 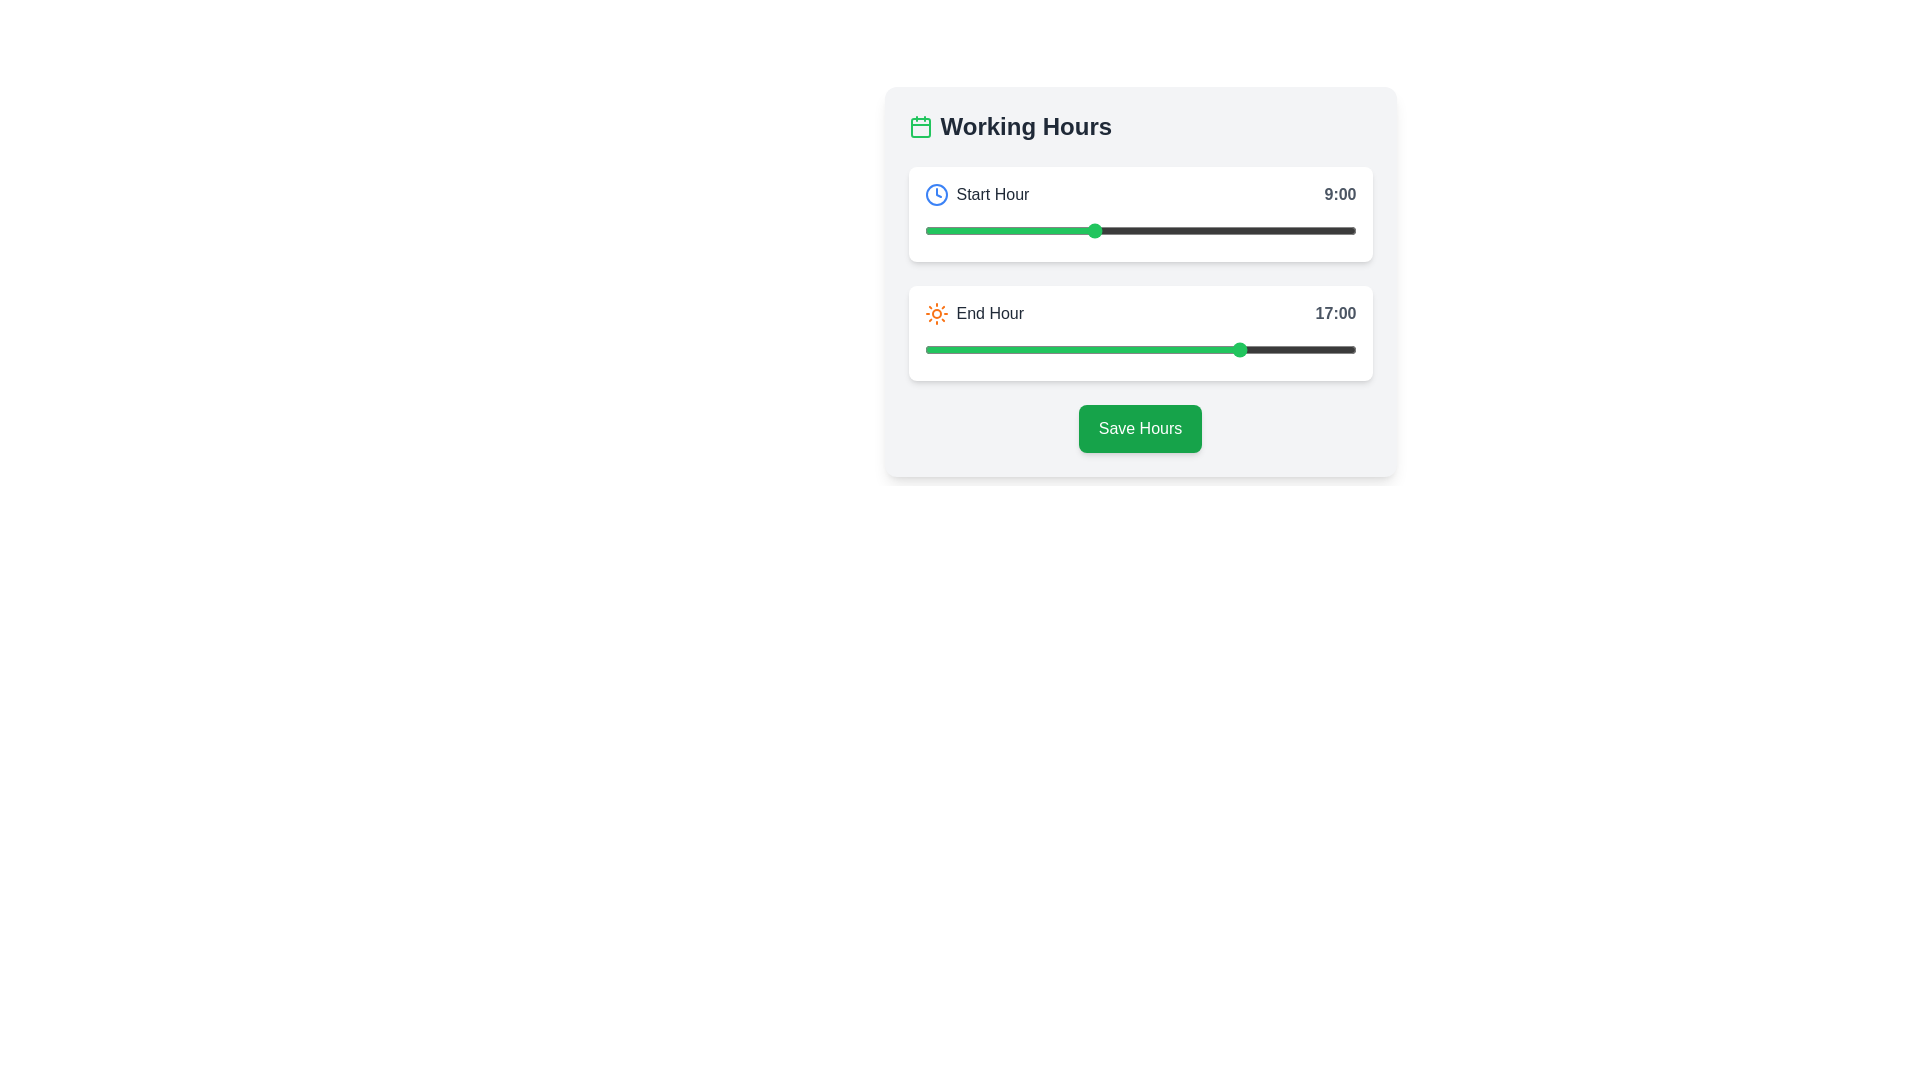 What do you see at coordinates (1055, 349) in the screenshot?
I see `the end hour` at bounding box center [1055, 349].